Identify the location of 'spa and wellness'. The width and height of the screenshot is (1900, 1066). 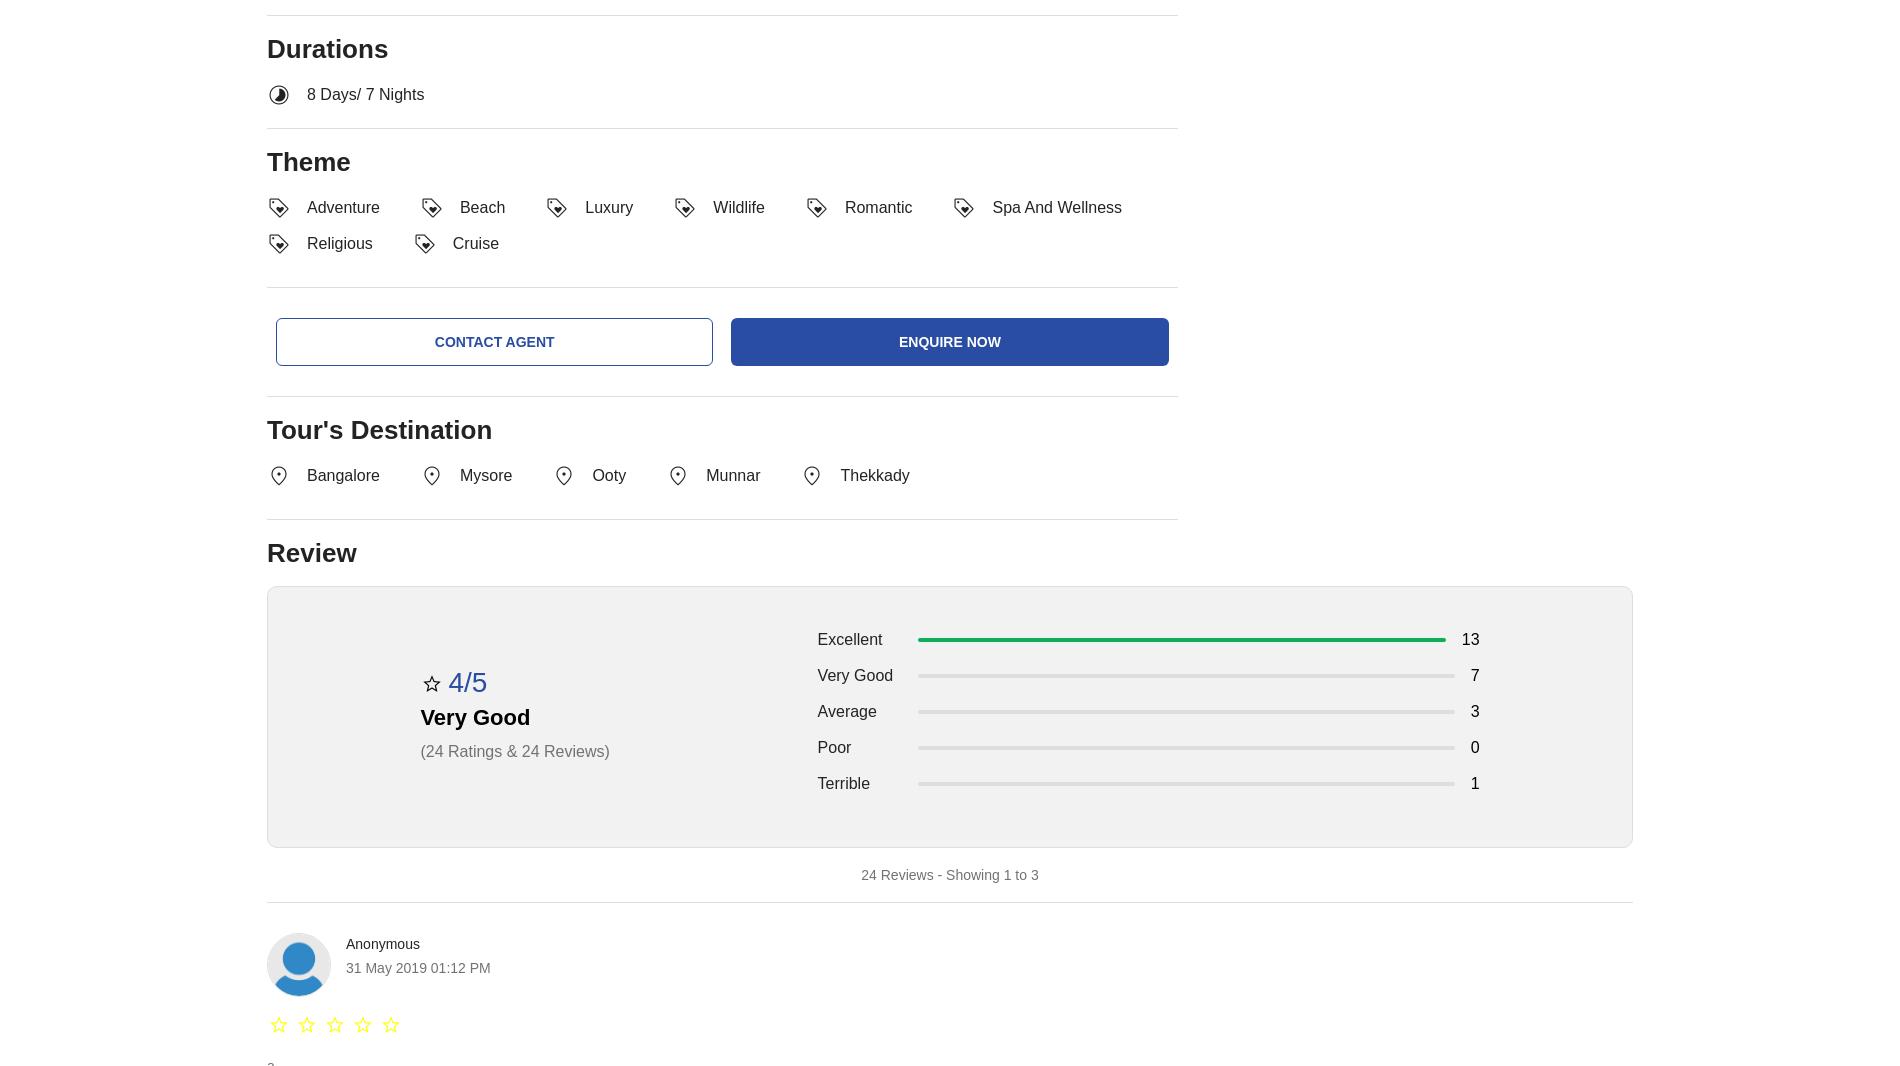
(1056, 206).